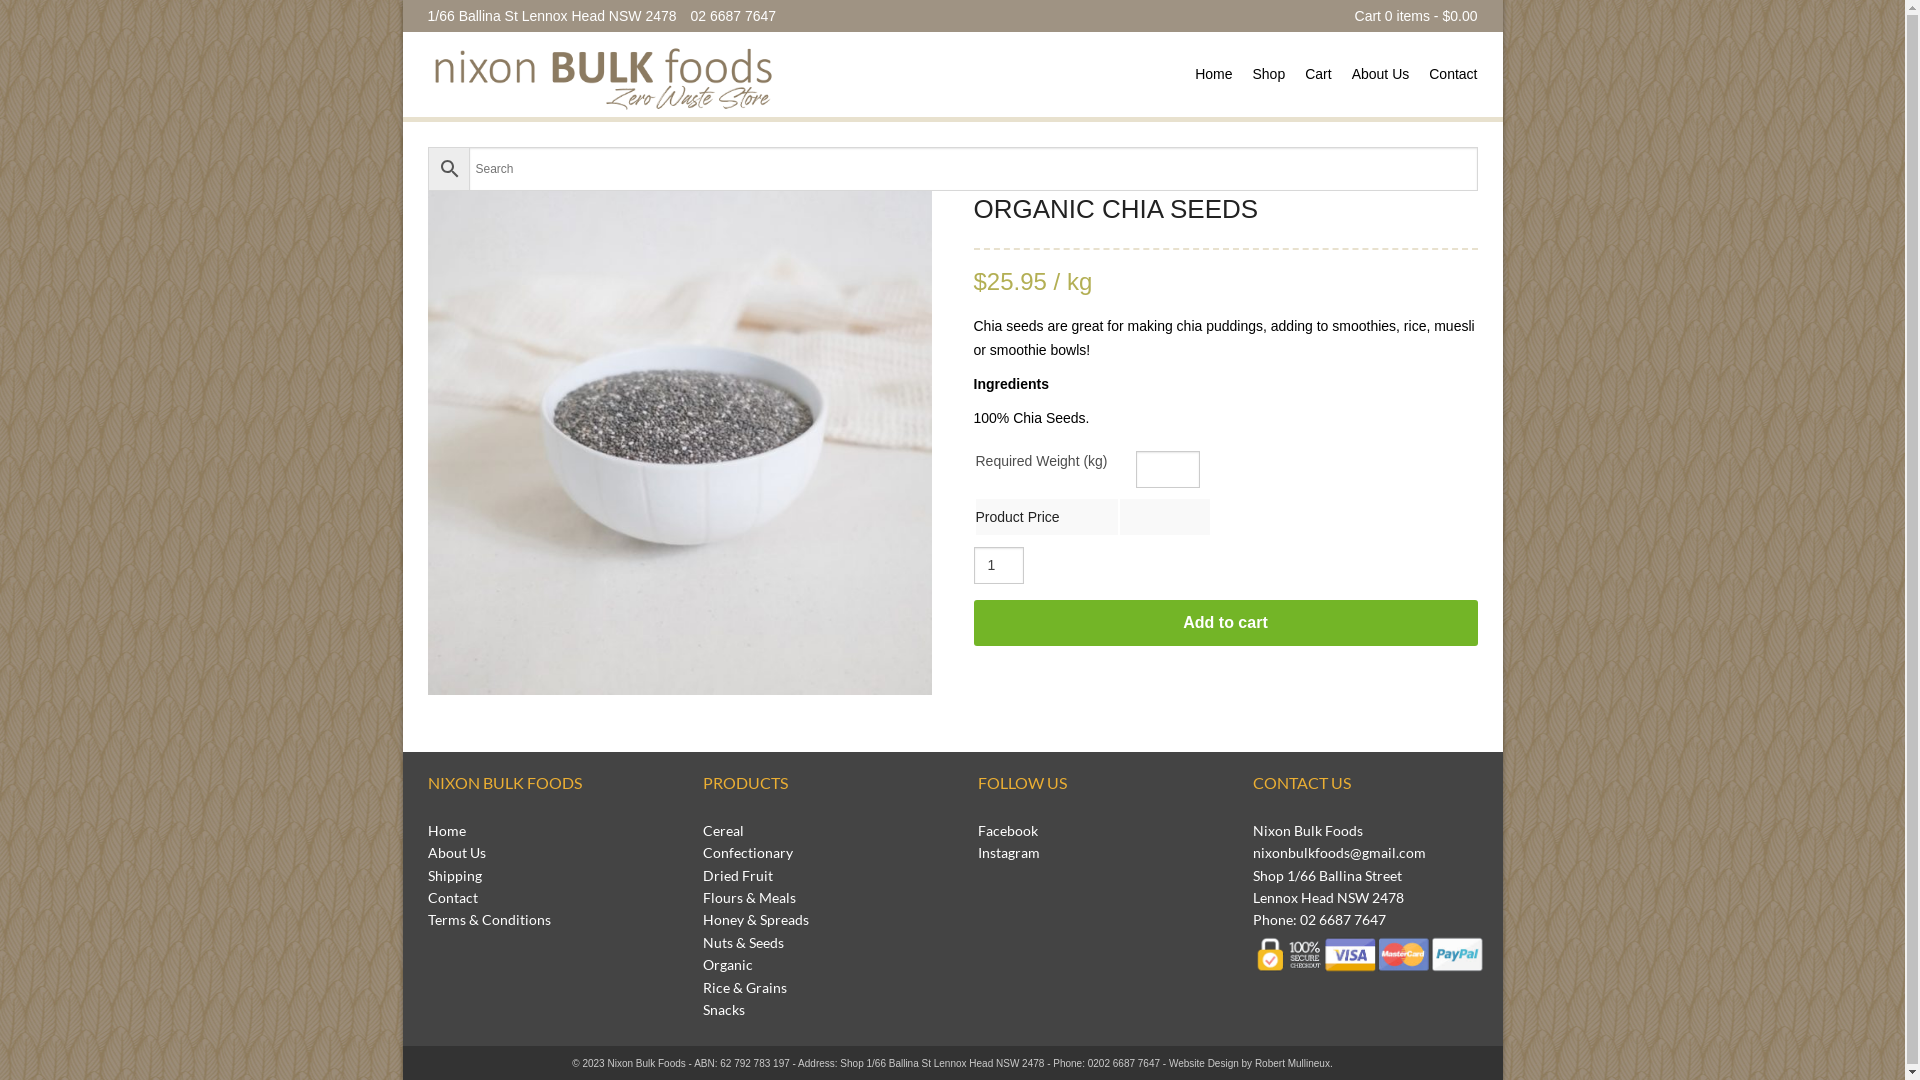 The image size is (1920, 1080). I want to click on 'Terms & Conditions', so click(489, 919).